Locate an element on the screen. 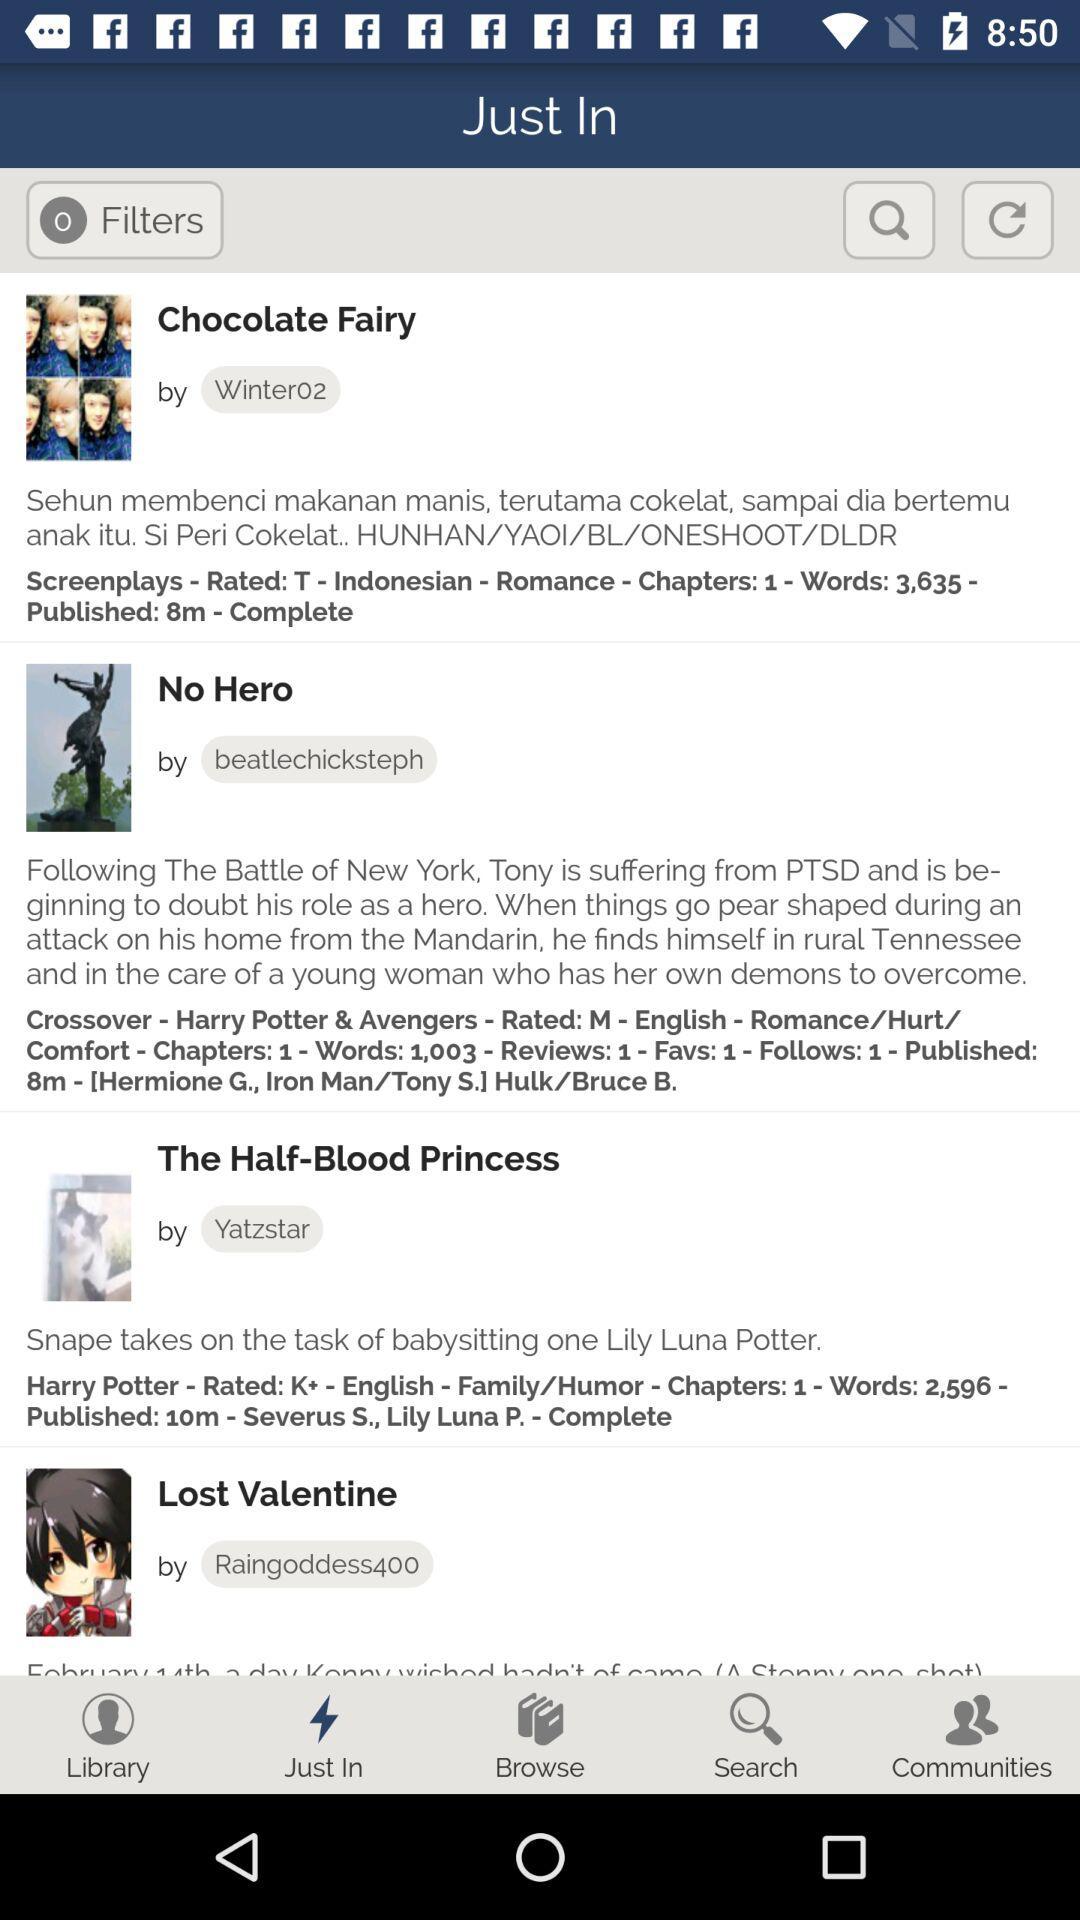 This screenshot has width=1080, height=1920. raingoddess400 icon is located at coordinates (316, 1563).